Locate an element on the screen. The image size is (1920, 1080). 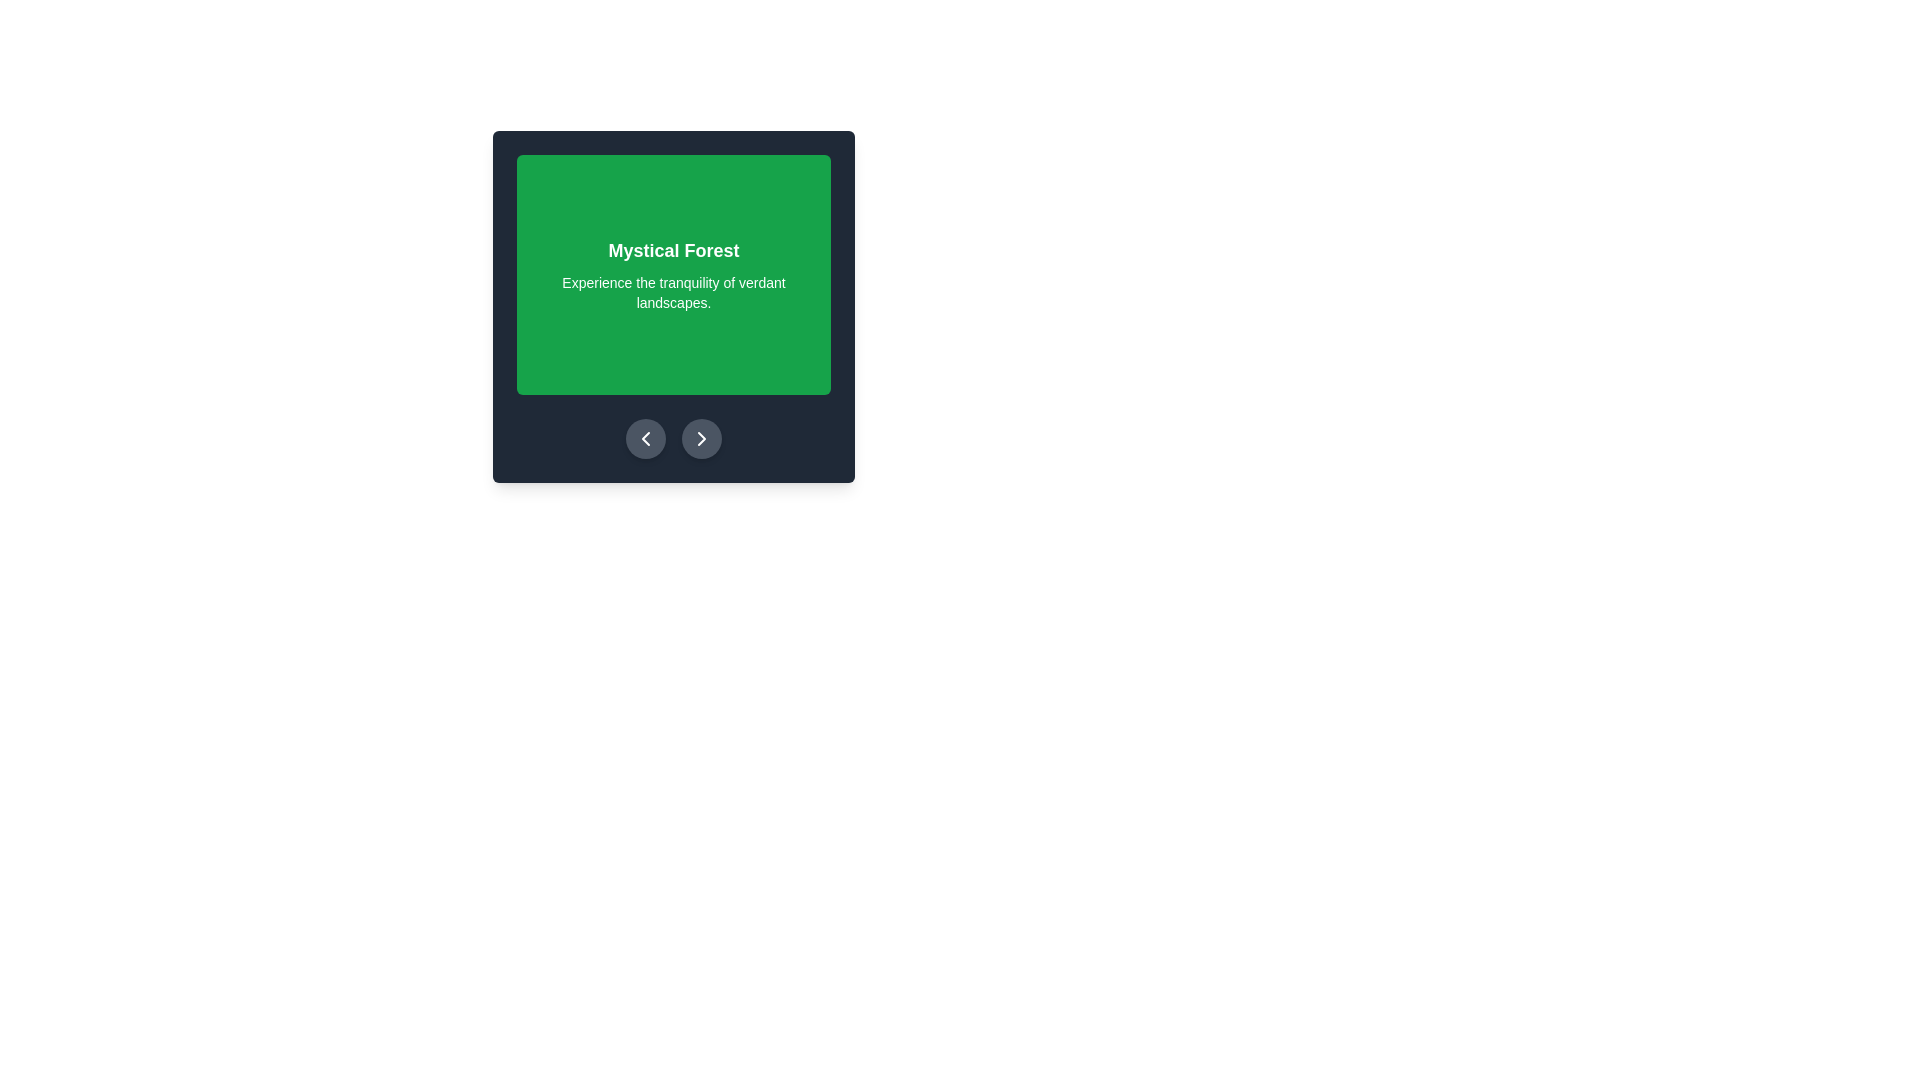
the small chevron-shaped icon pointing to the right, which is part of a circular button located towards the bottom center of the interface, to initiate the next navigation action is located at coordinates (701, 438).